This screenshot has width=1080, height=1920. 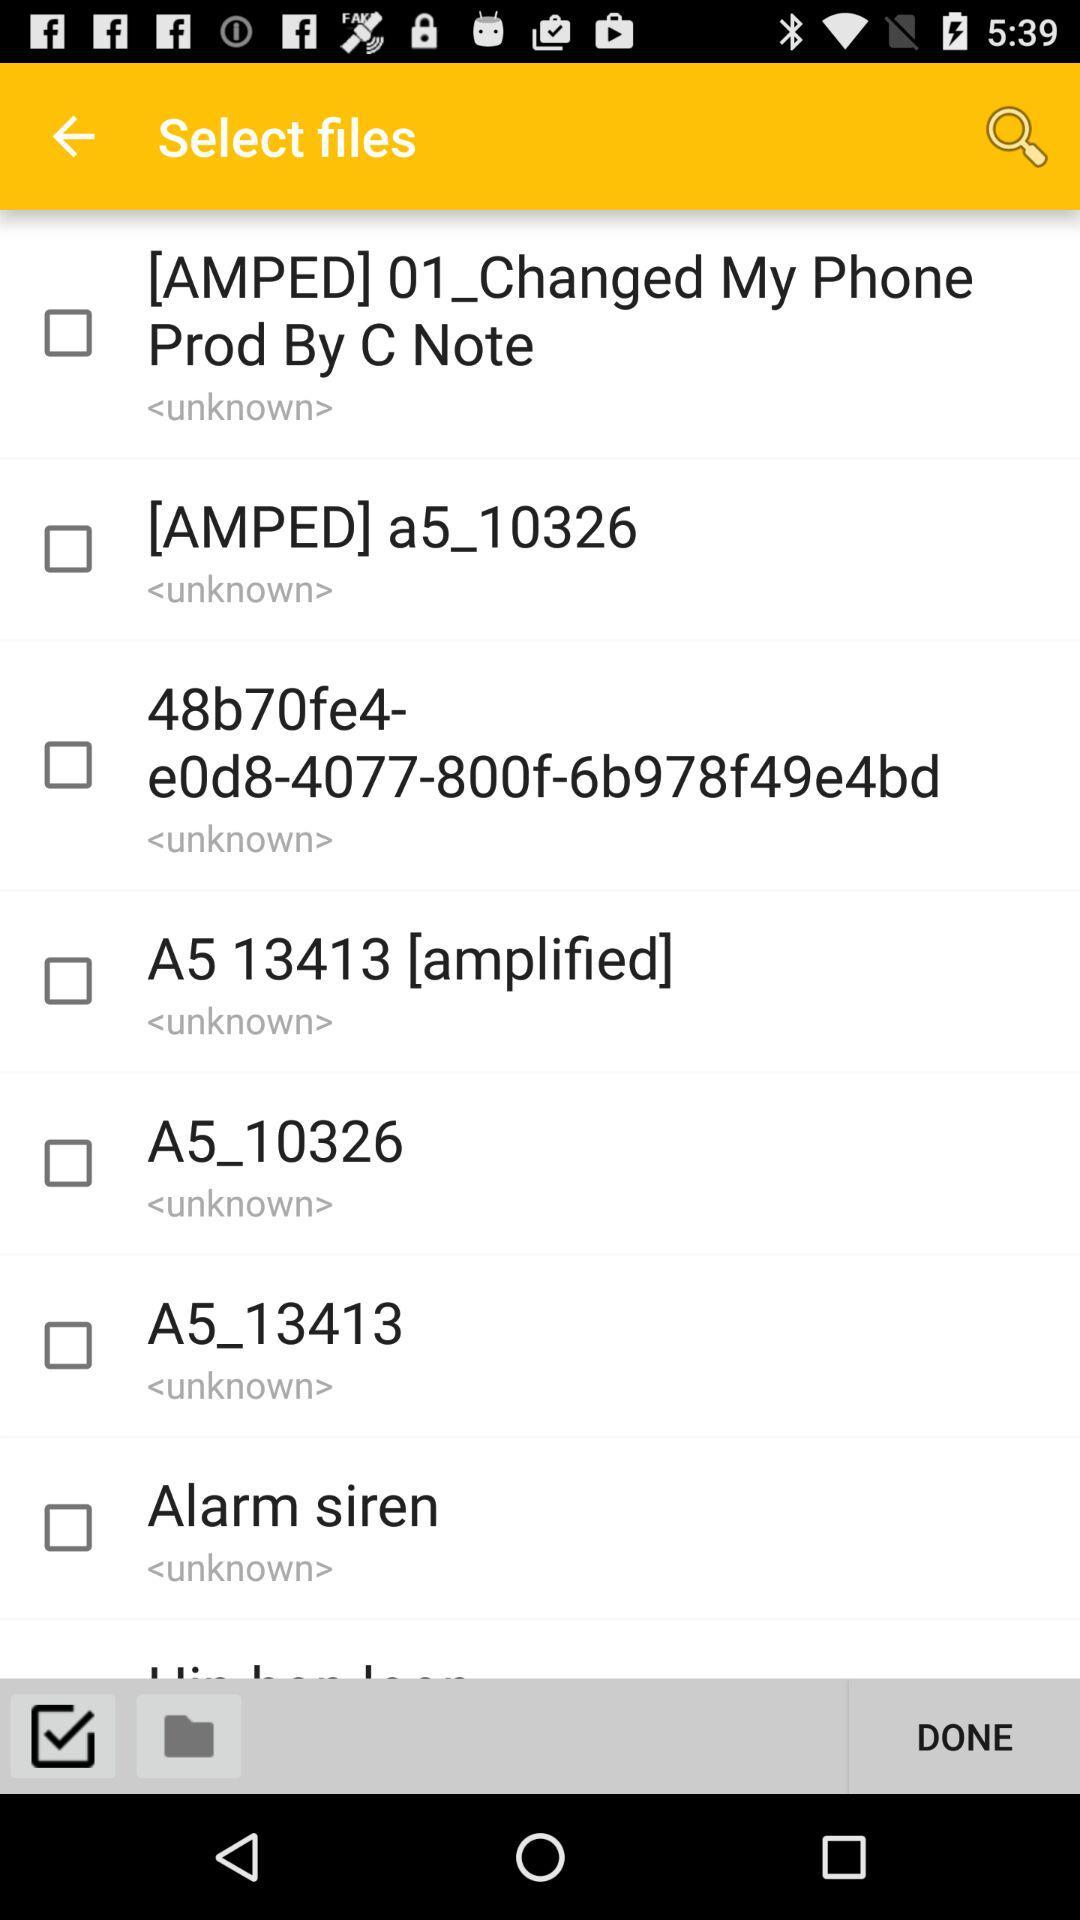 I want to click on open folder, so click(x=189, y=1735).